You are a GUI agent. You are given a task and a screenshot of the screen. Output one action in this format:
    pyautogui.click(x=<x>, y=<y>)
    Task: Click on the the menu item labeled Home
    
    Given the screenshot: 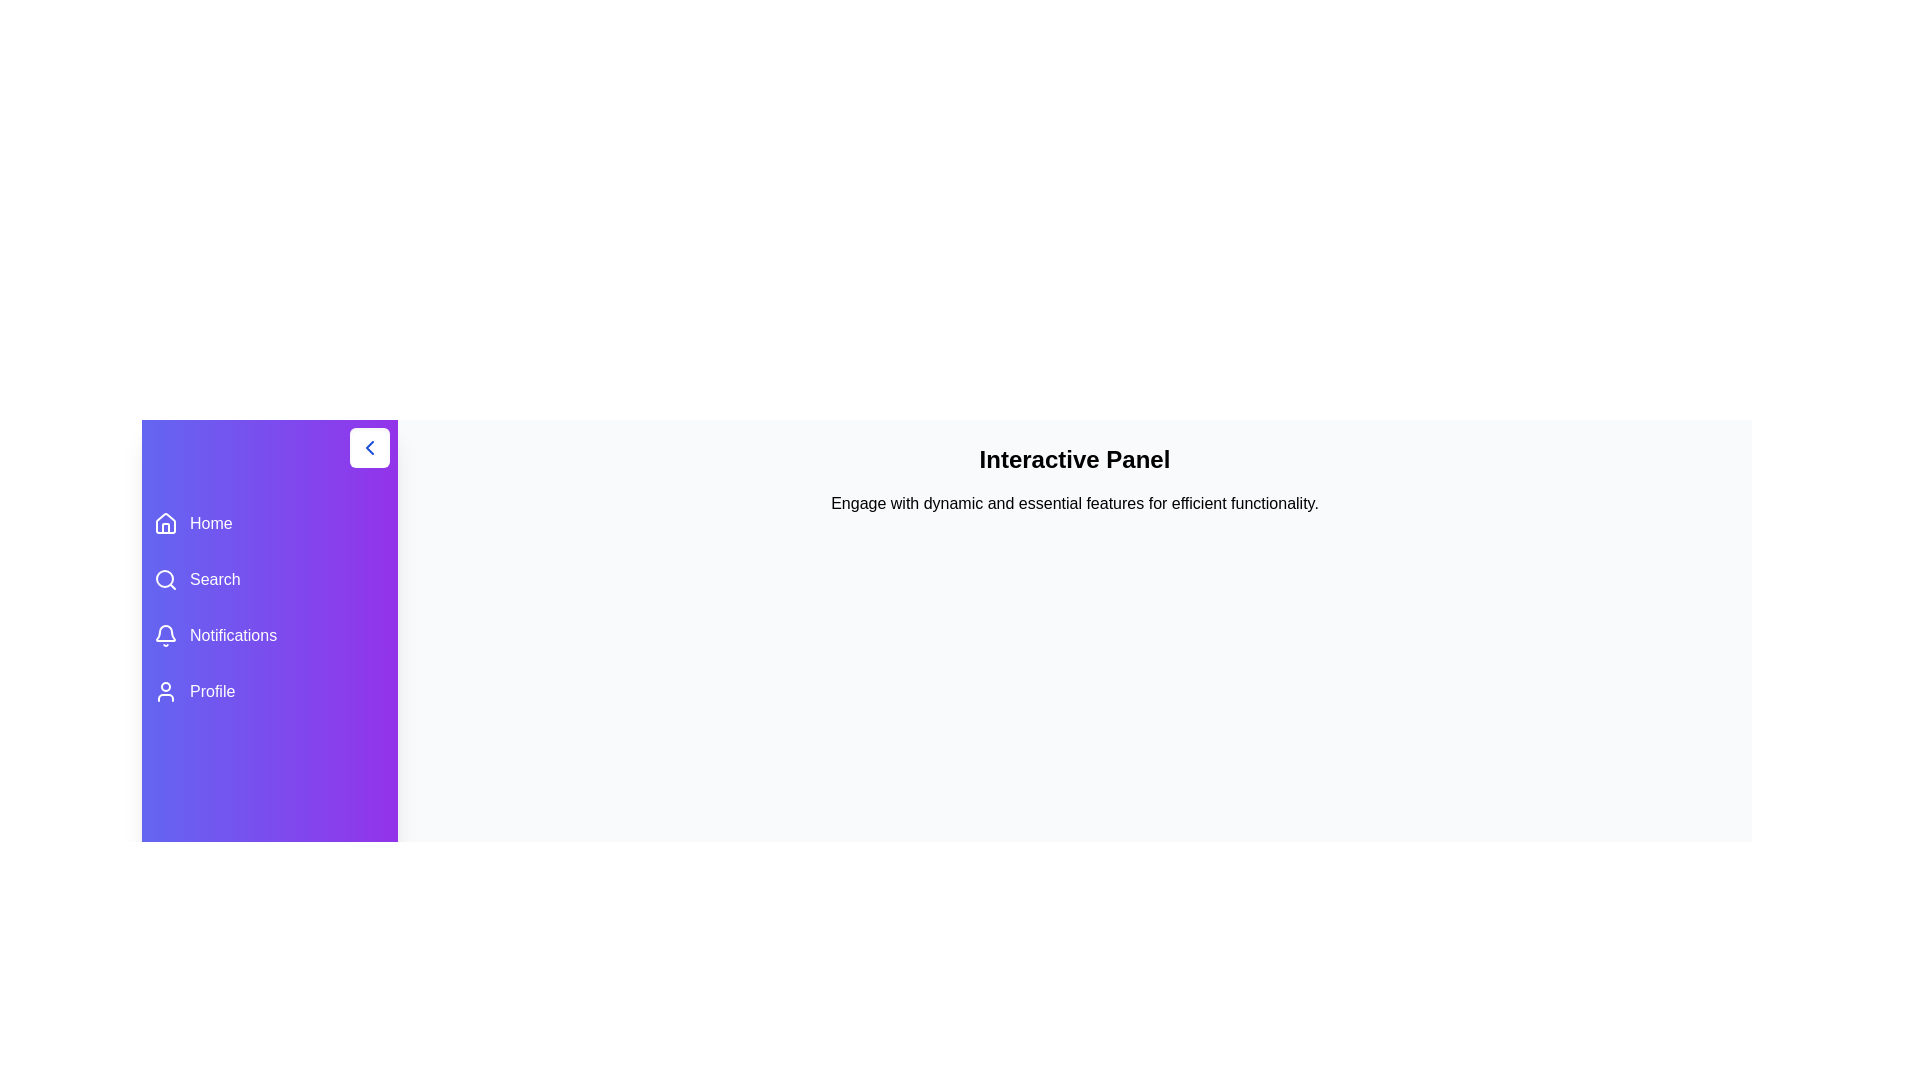 What is the action you would take?
    pyautogui.click(x=268, y=523)
    